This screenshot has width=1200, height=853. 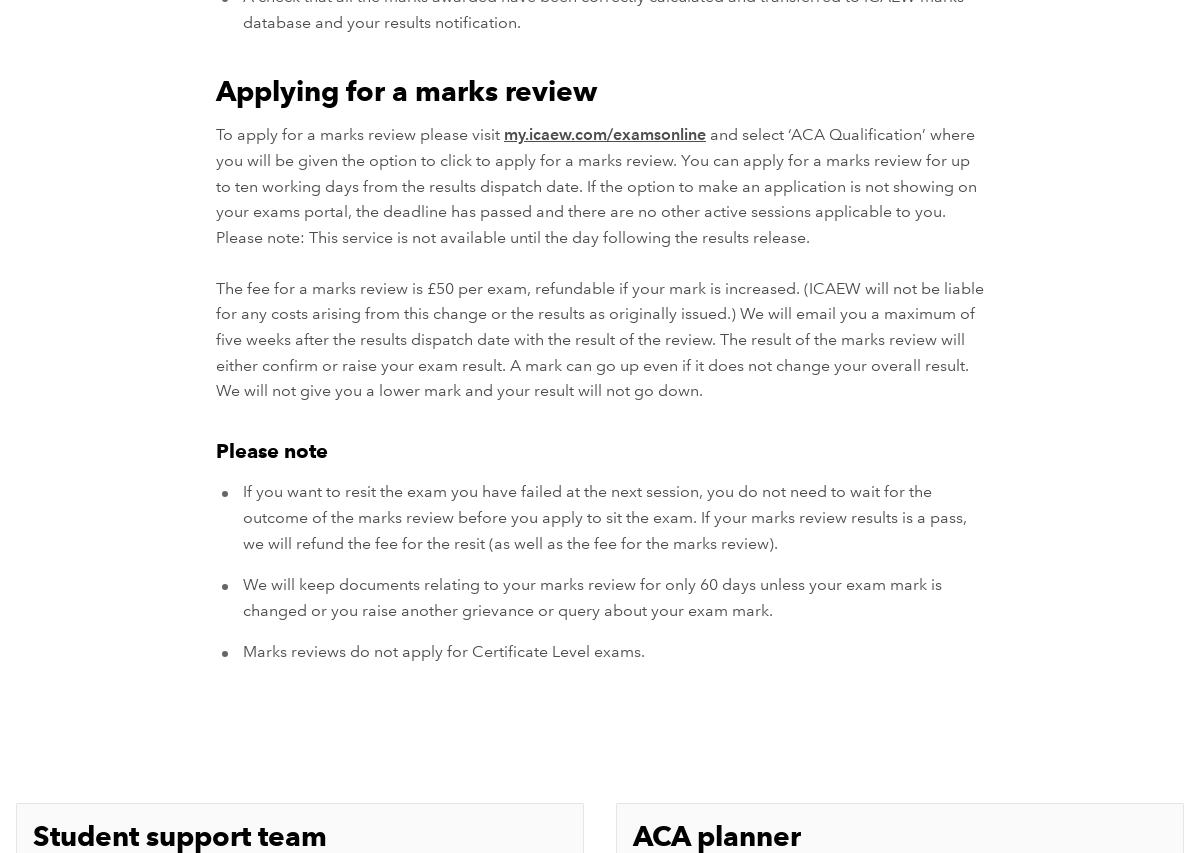 I want to click on 'and select ‘ACA Qualification’ where you will be given the option to click to apply for a marks review. You can apply for a marks review for up to ten working days from the results dispatch date. If the option to make an application is not showing on your exams portal, the deadline has passed and there are no other active sessions applicable to you.', so click(x=595, y=172).